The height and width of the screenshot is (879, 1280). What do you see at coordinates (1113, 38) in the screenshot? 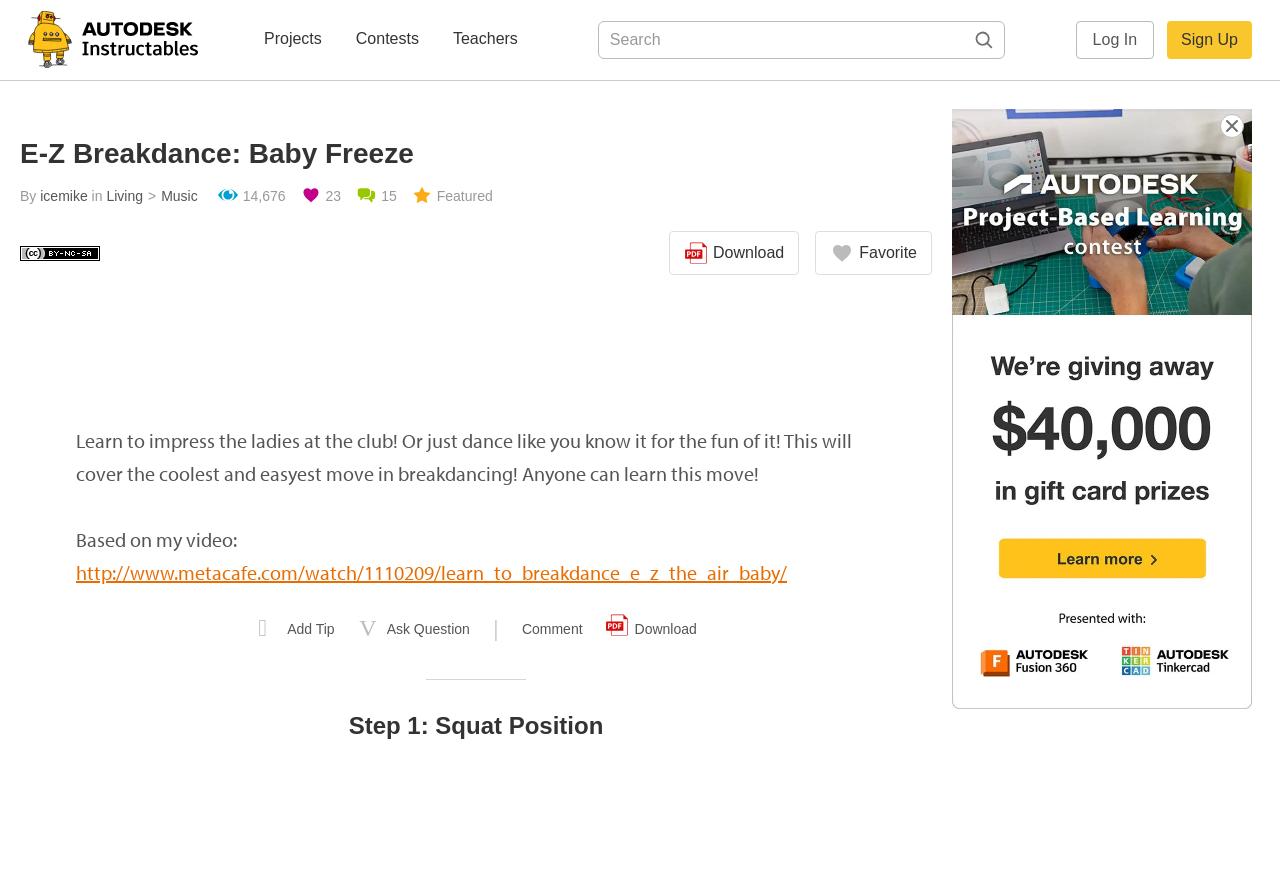
I see `'Log In'` at bounding box center [1113, 38].